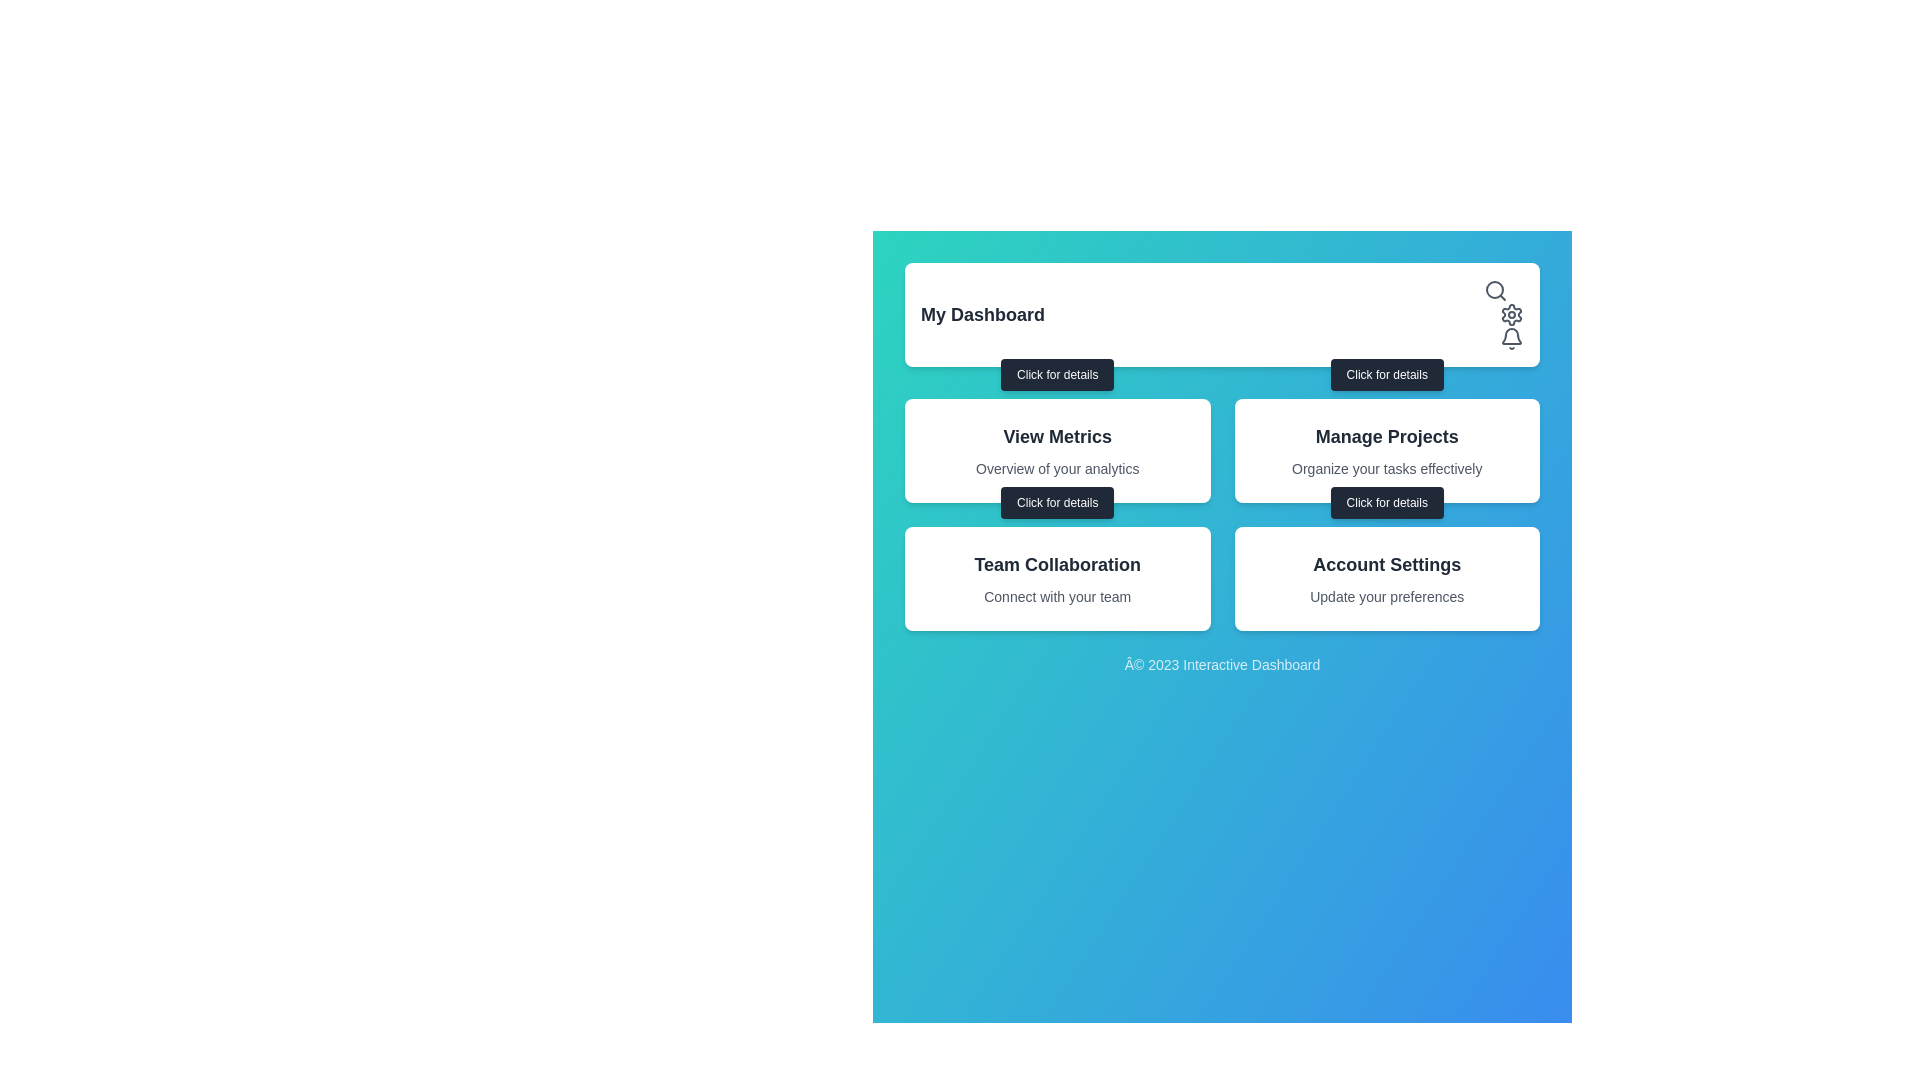 This screenshot has height=1080, width=1920. I want to click on the Tooltip that provides additional information about the 'Manage Projects' section, located above the 'Manage Projects' panel, so click(1386, 374).